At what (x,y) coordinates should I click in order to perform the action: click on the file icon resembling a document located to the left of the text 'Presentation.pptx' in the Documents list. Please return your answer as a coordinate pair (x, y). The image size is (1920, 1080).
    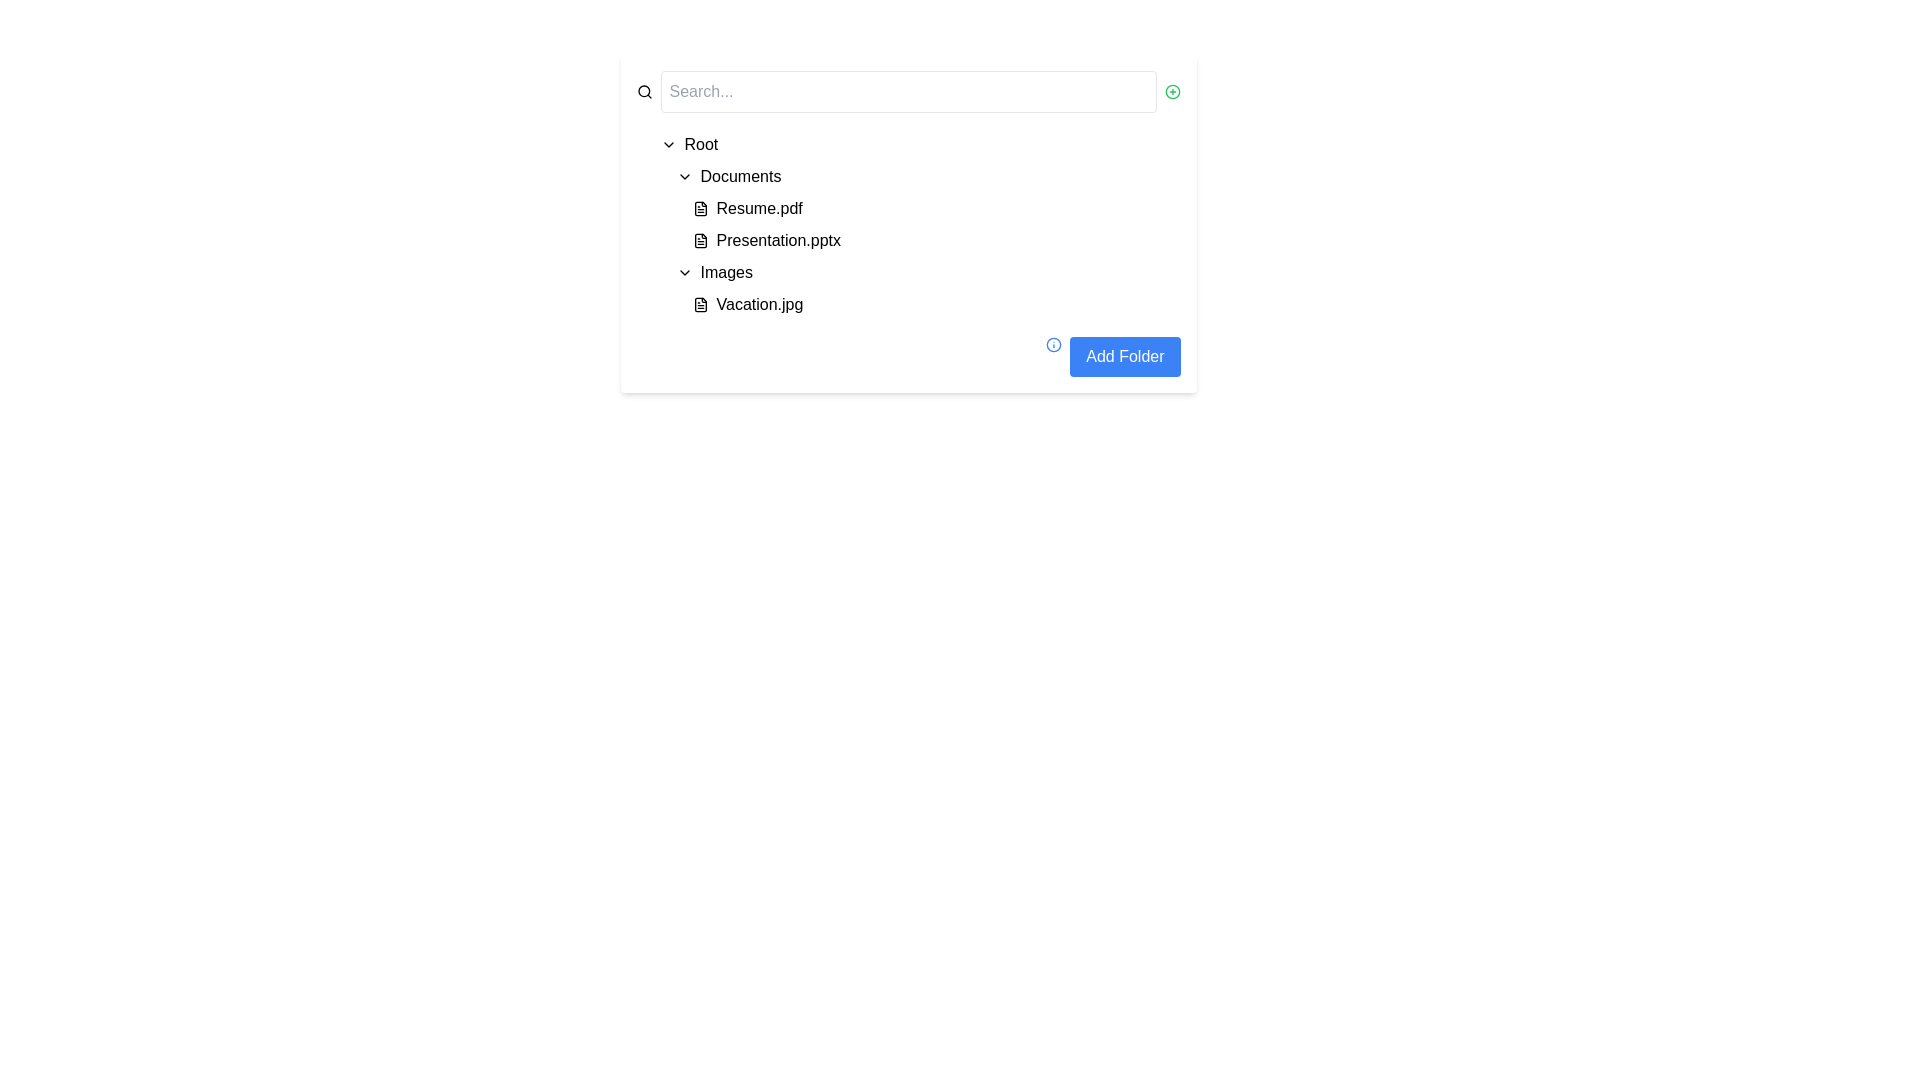
    Looking at the image, I should click on (700, 239).